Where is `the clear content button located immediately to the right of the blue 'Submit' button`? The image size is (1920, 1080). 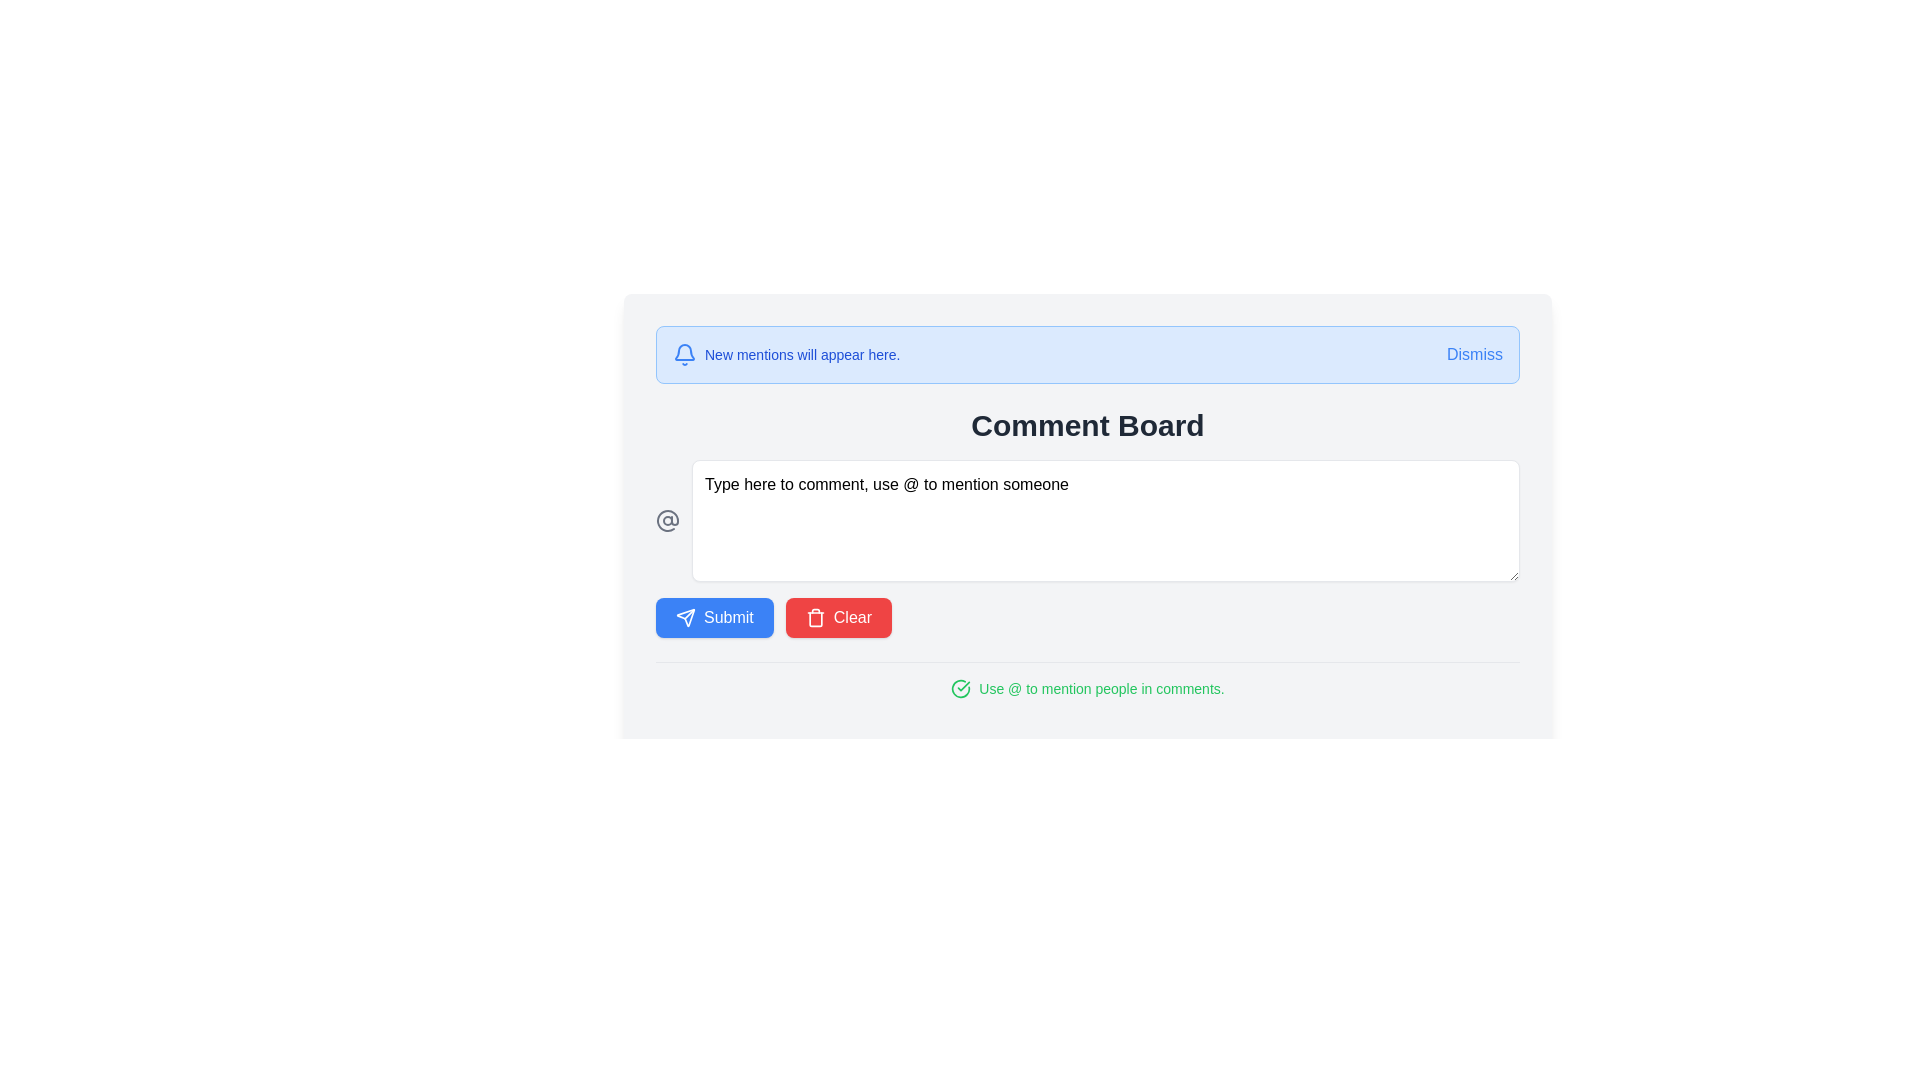 the clear content button located immediately to the right of the blue 'Submit' button is located at coordinates (838, 616).